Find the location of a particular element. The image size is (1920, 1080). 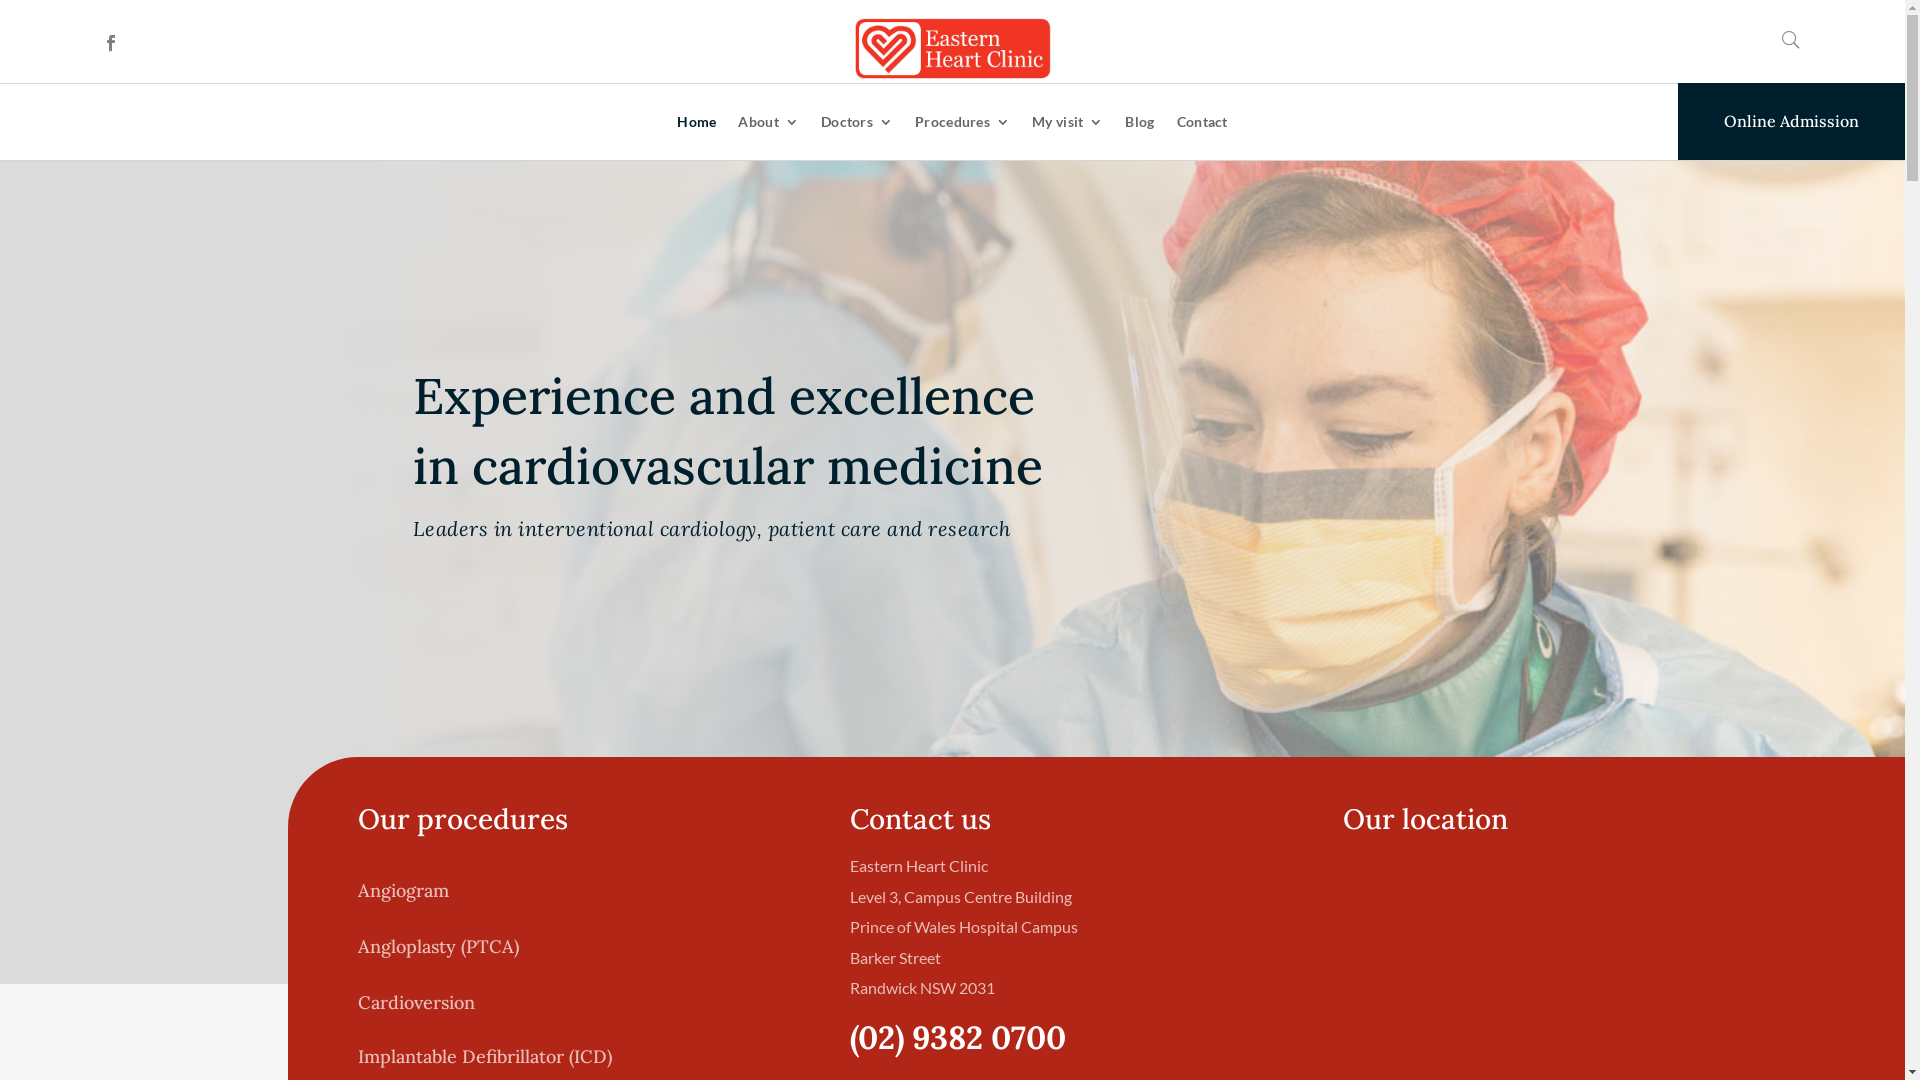

'Online Admission' is located at coordinates (1791, 121).